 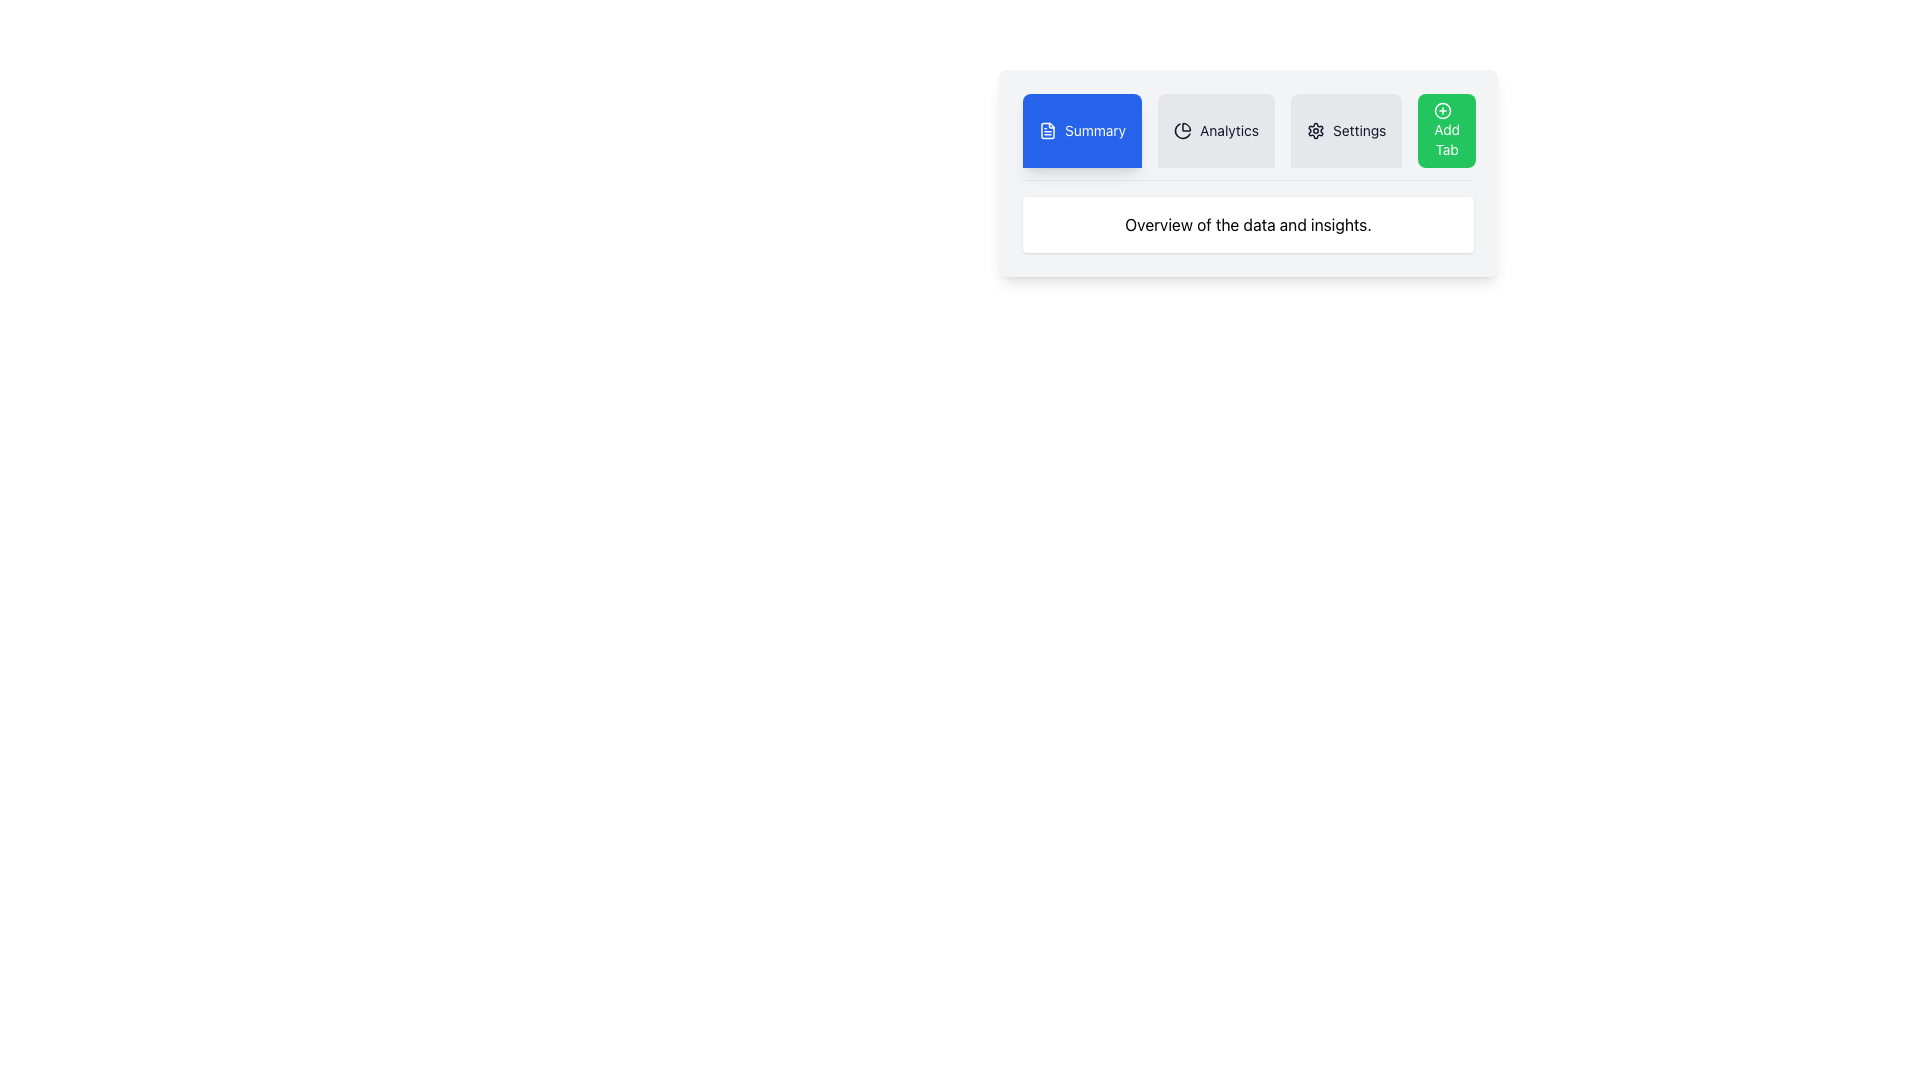 What do you see at coordinates (1094, 131) in the screenshot?
I see `the 'Summary' tab button located on the far left within the button group` at bounding box center [1094, 131].